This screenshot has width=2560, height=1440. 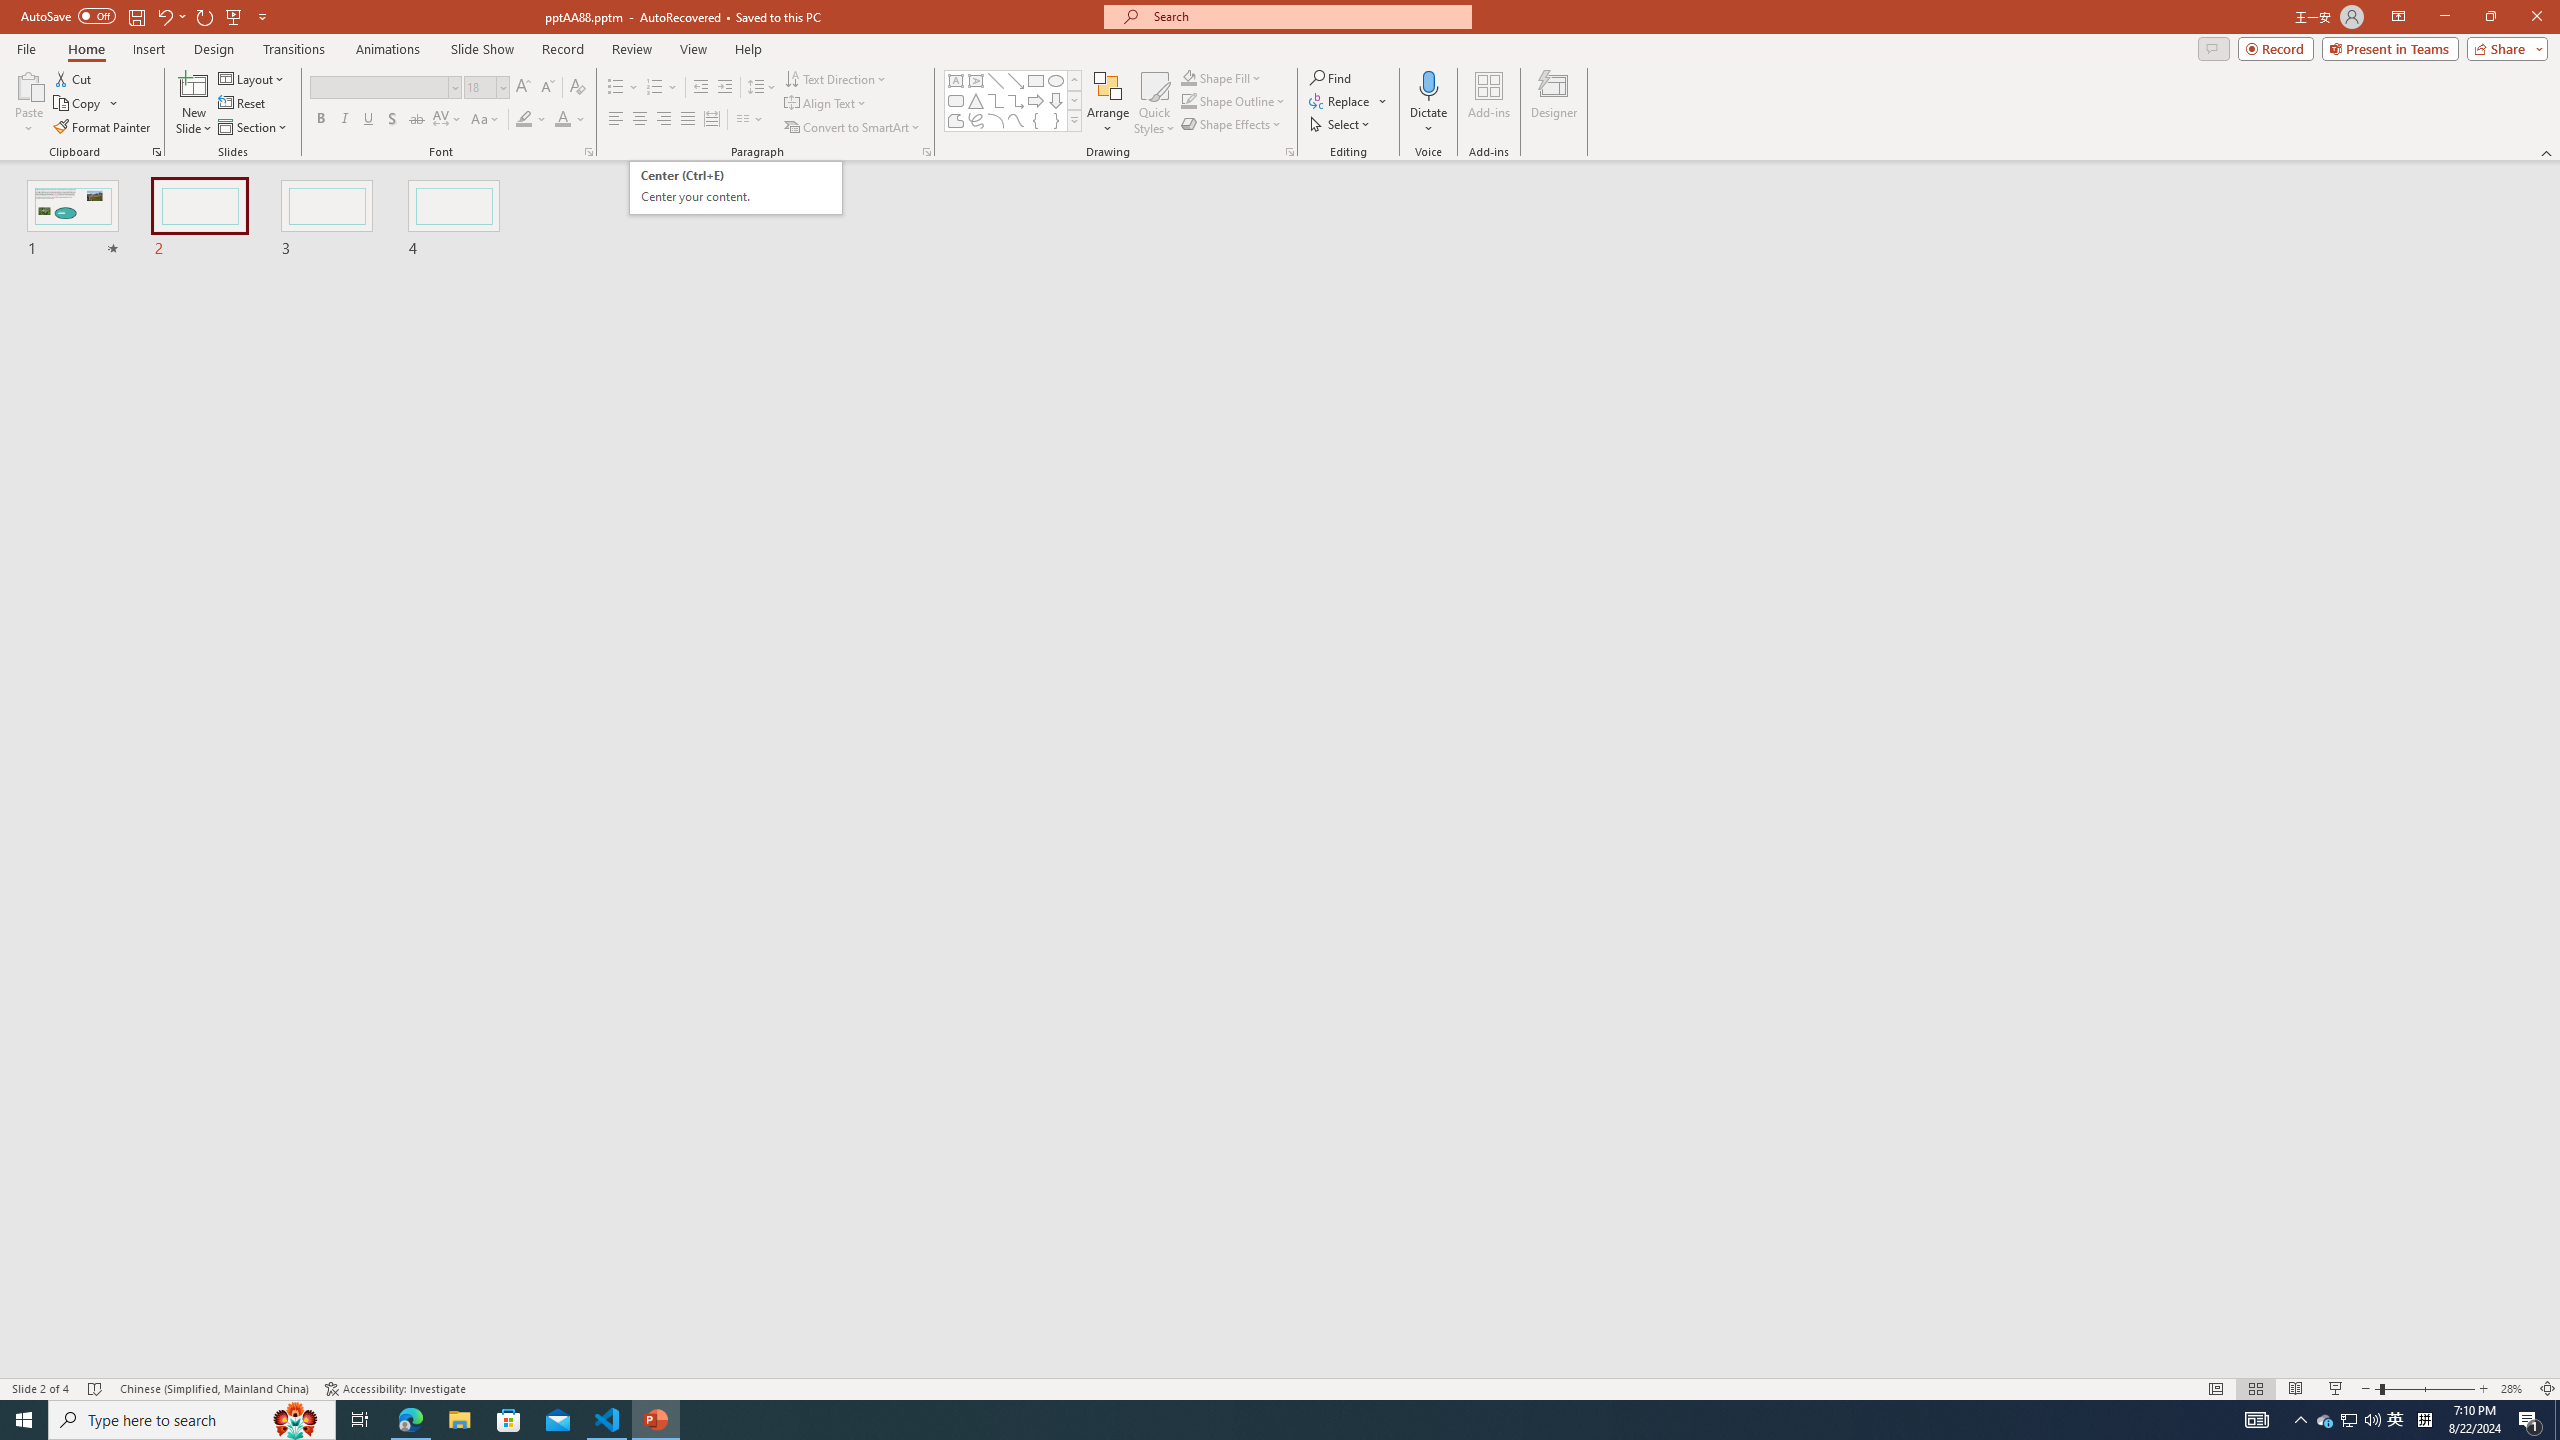 What do you see at coordinates (701, 87) in the screenshot?
I see `'Decrease Indent'` at bounding box center [701, 87].